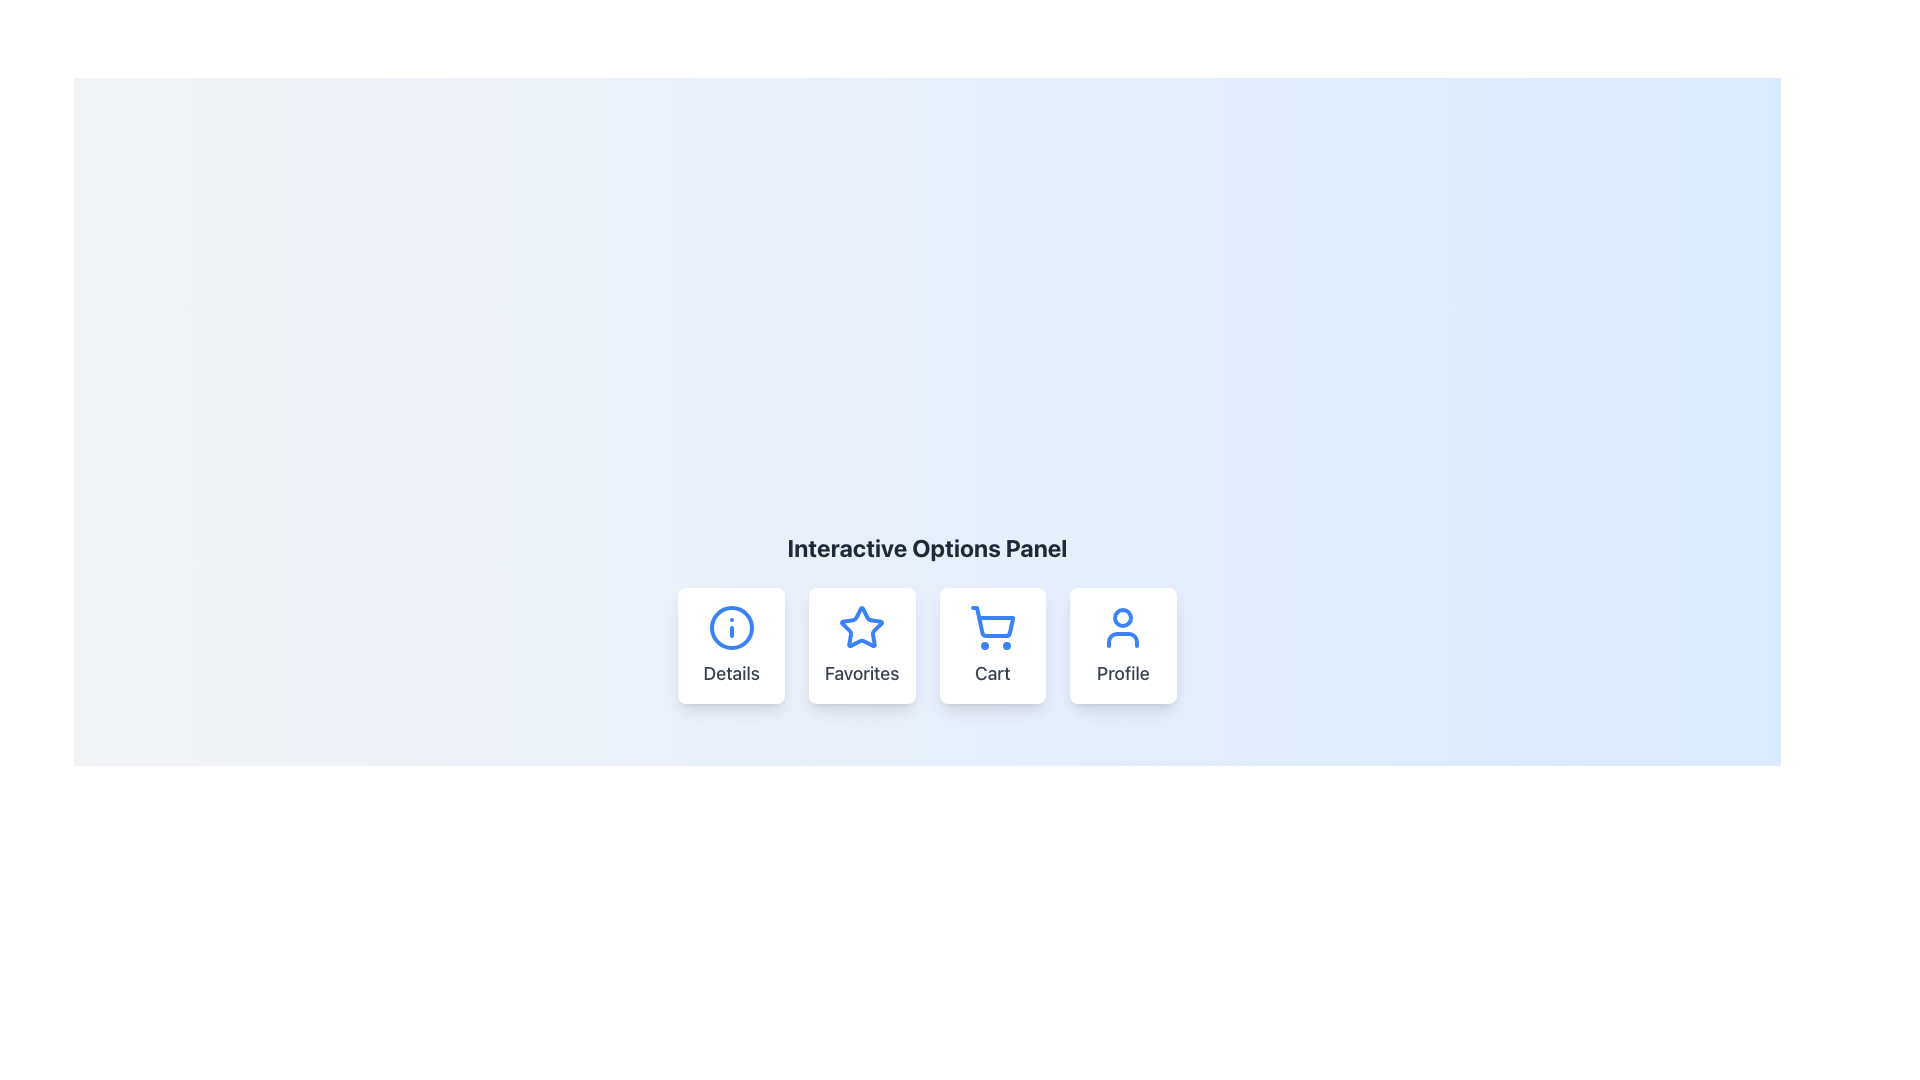 The width and height of the screenshot is (1920, 1080). I want to click on the star icon, which is the second card from the left in a row of four cards, so click(862, 626).